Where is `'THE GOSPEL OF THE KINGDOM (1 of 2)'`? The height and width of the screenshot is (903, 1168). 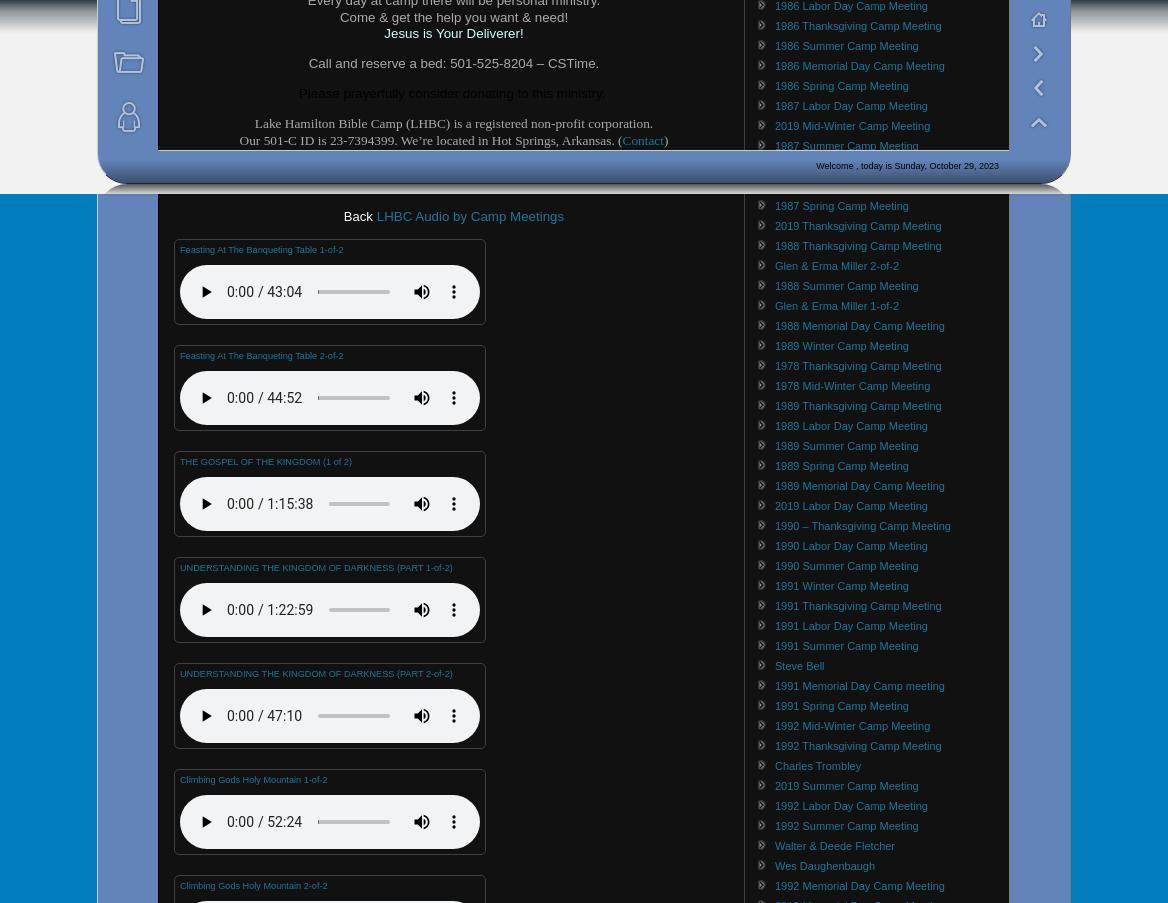 'THE GOSPEL OF THE KINGDOM (1 of 2)' is located at coordinates (264, 461).